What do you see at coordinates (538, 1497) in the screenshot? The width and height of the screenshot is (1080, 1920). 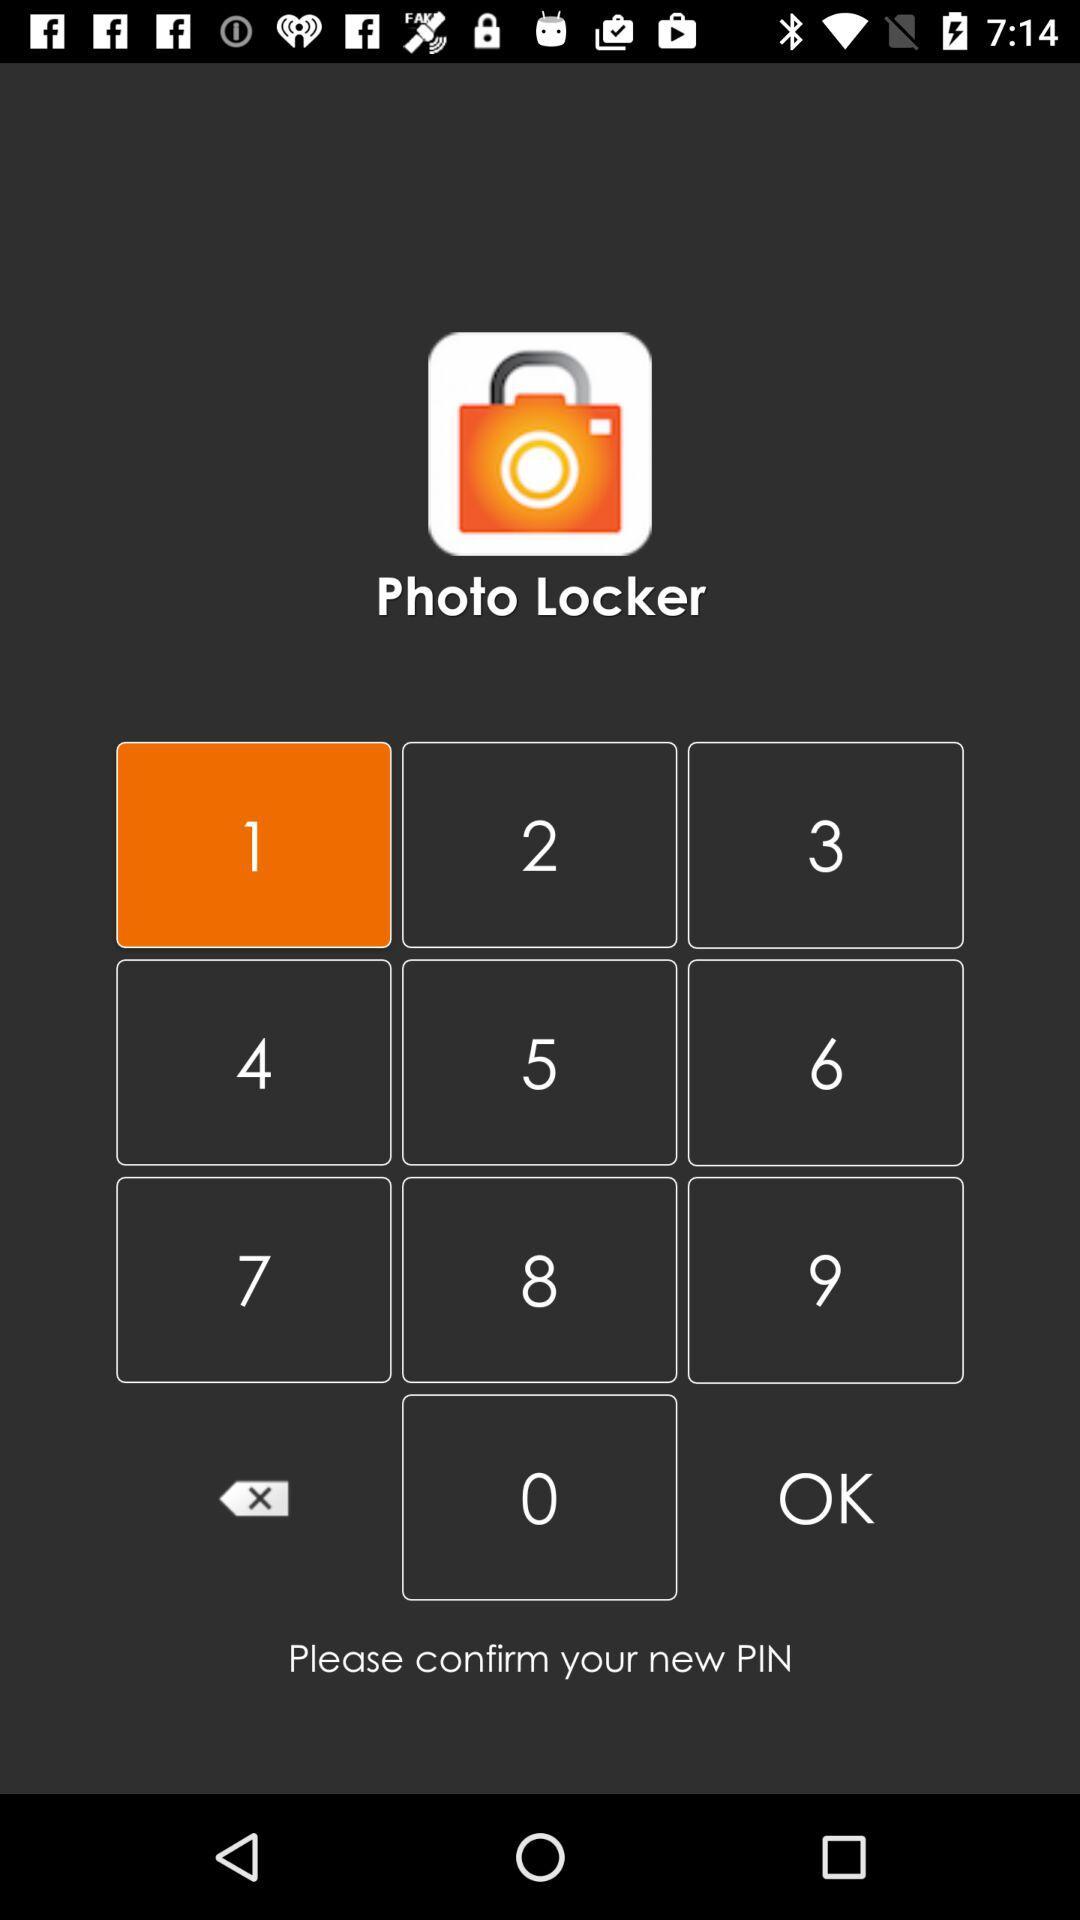 I see `the icon below the 9` at bounding box center [538, 1497].